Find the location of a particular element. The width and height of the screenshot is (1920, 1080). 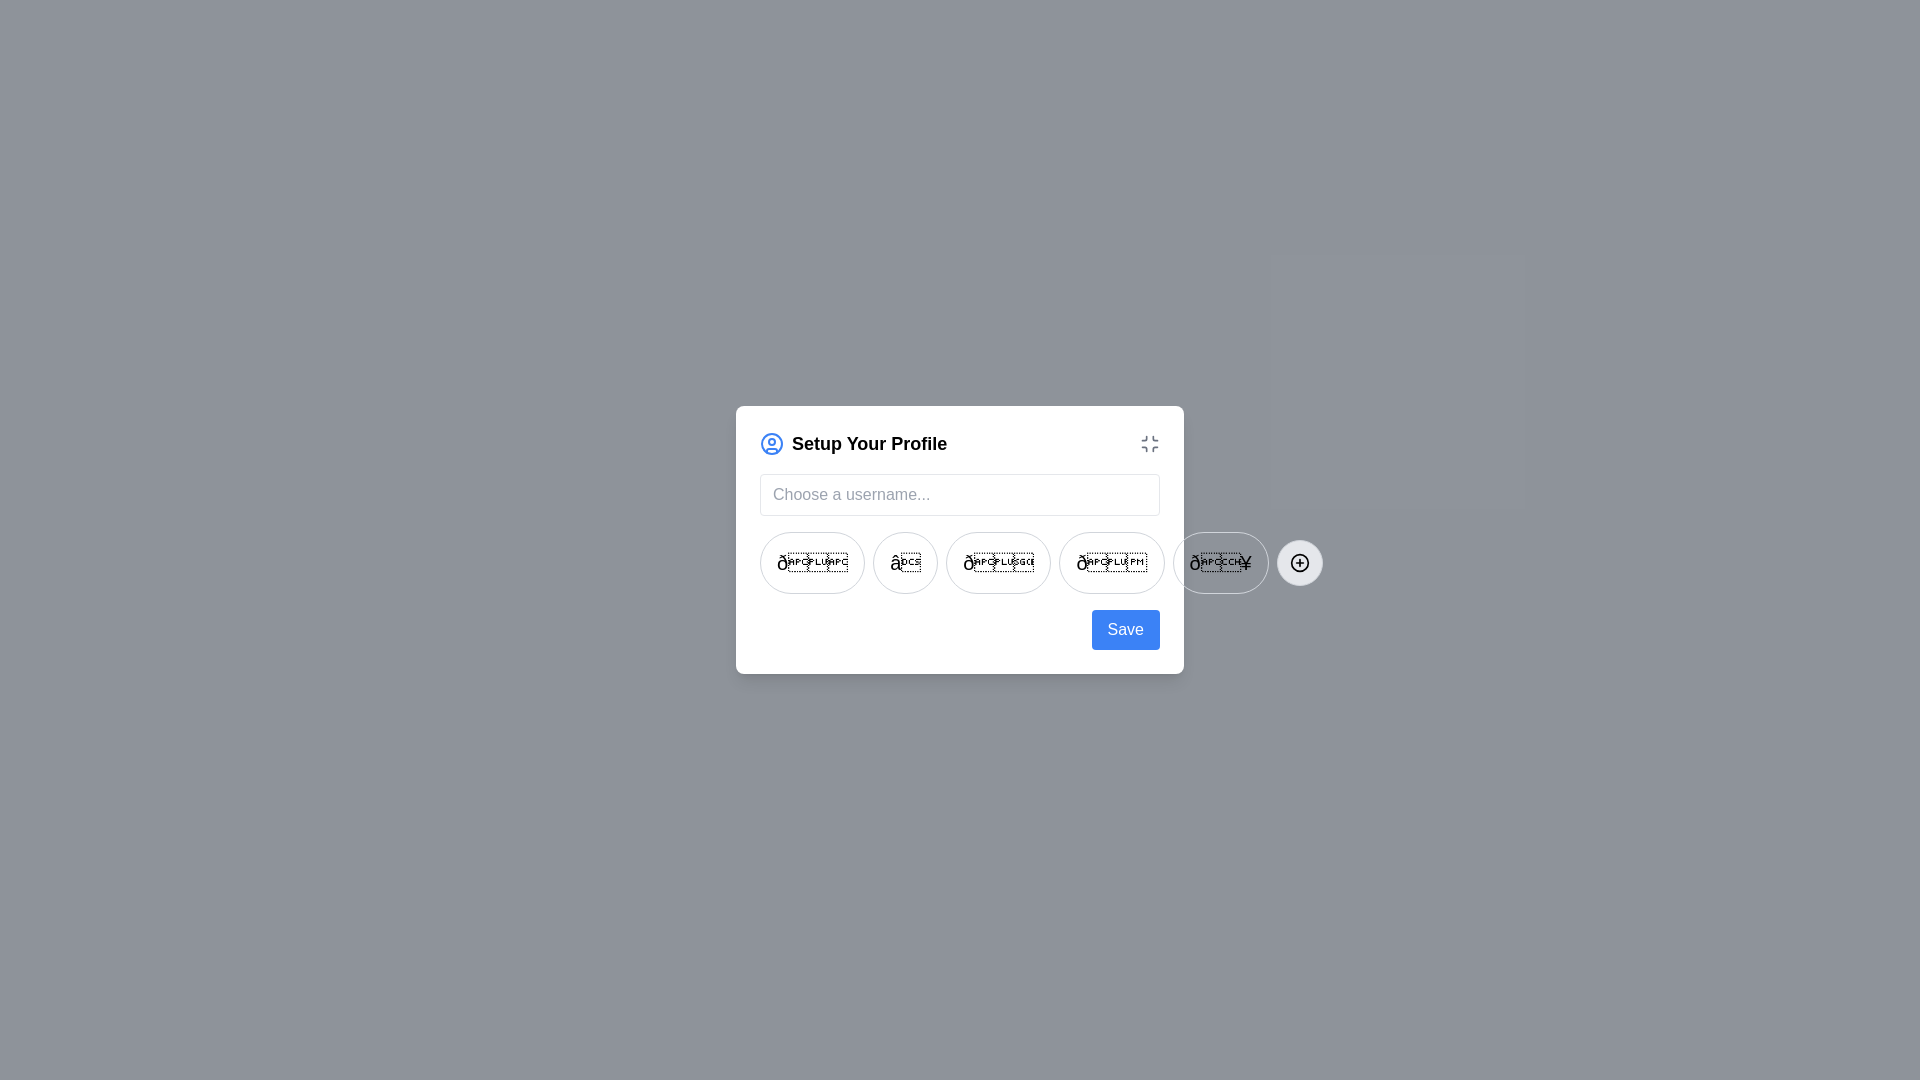

the third circular button under the 'Setup Your Profile' box is located at coordinates (998, 563).